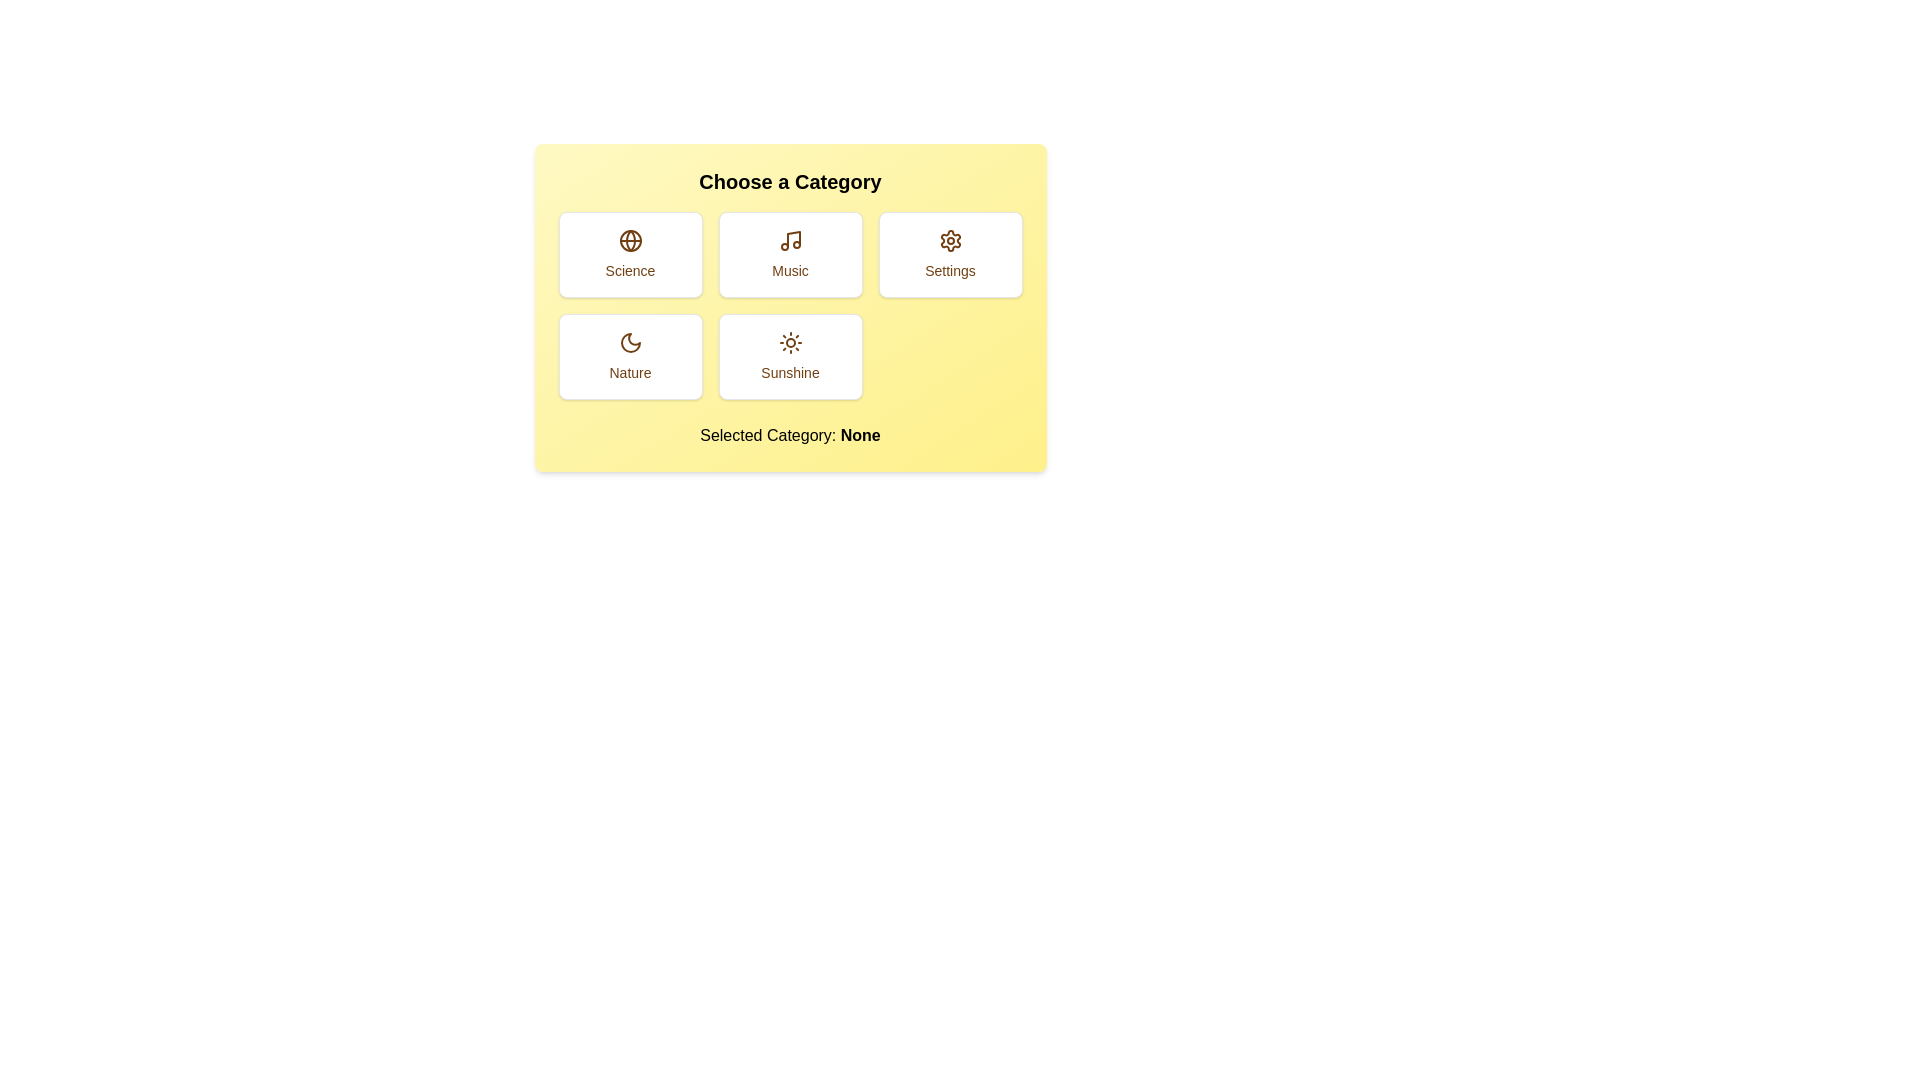  What do you see at coordinates (629, 270) in the screenshot?
I see `the Static Label that describes the category 'Science' located below the globe icon in the top-left card of the 2x3 grid layout` at bounding box center [629, 270].